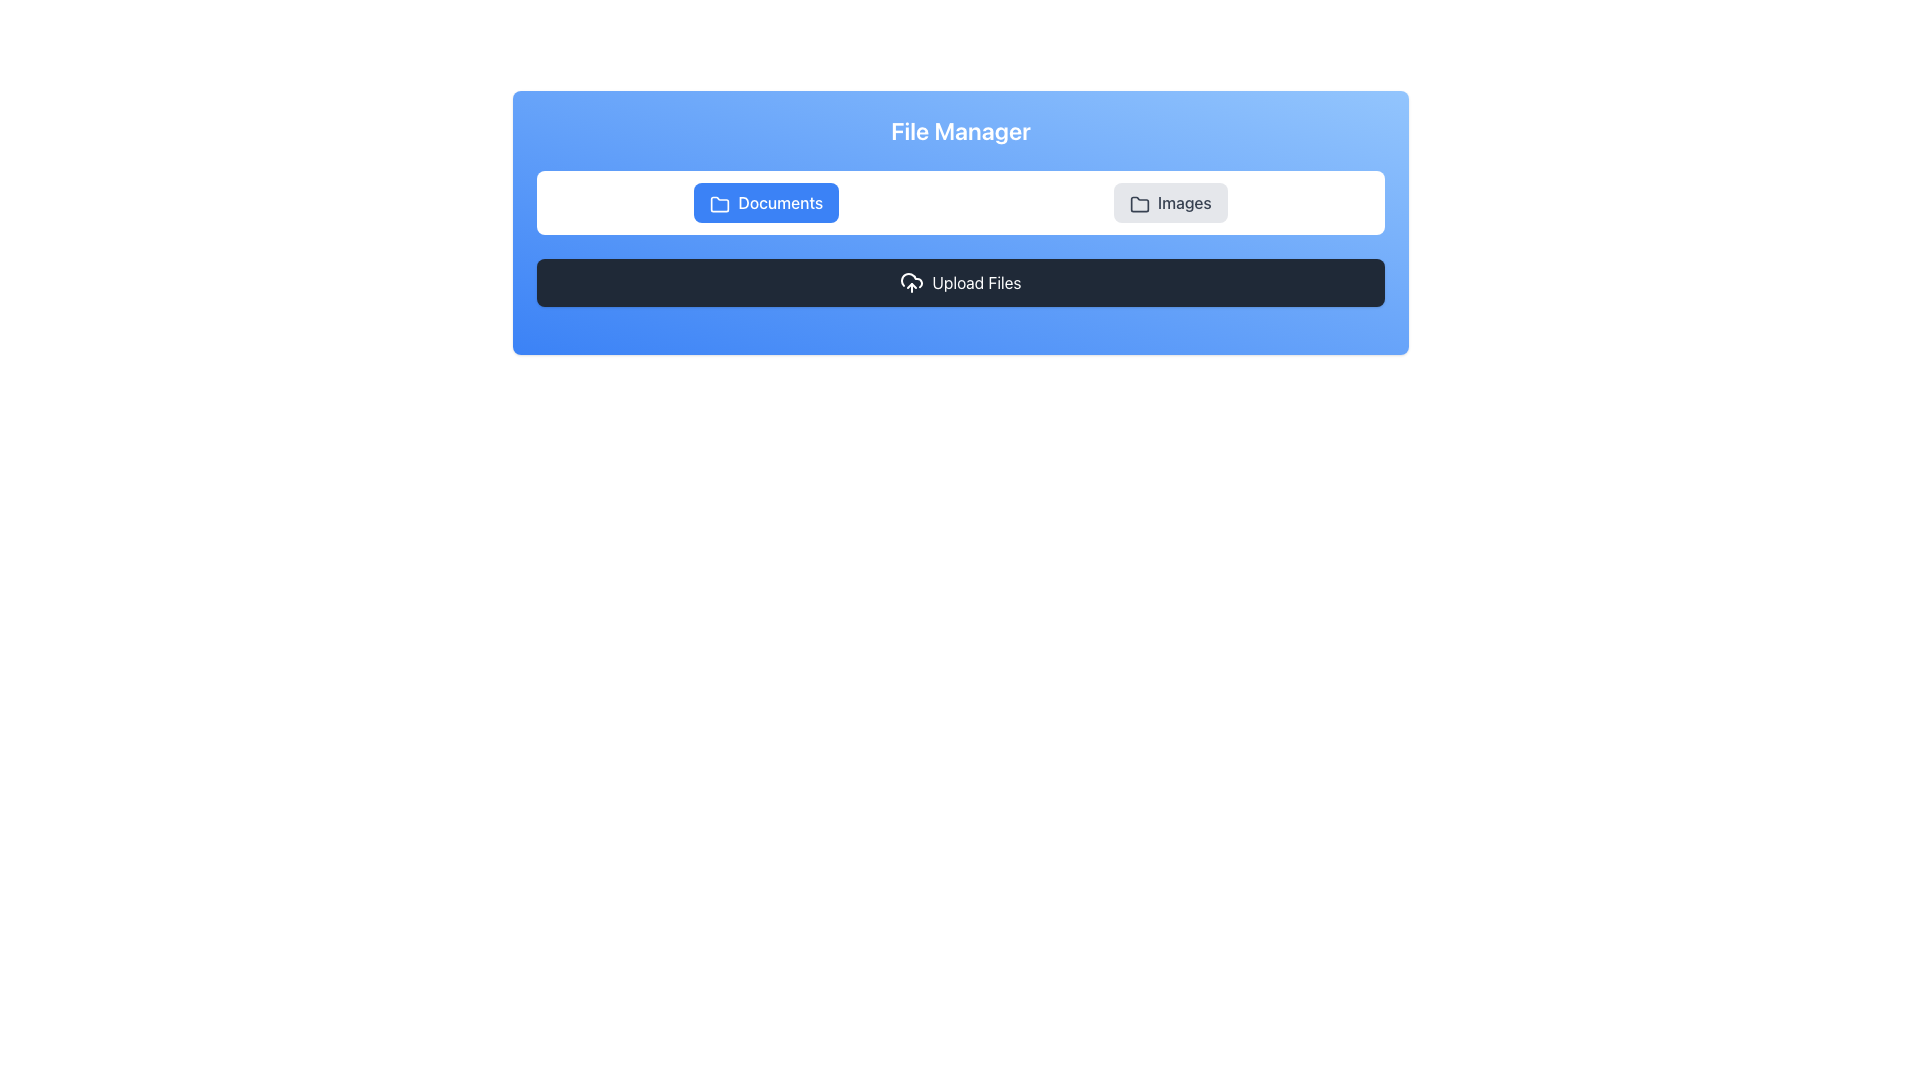  I want to click on the cloud shape of the upload icon, which is part of an upload button next to the 'Upload Files' label, so click(911, 280).